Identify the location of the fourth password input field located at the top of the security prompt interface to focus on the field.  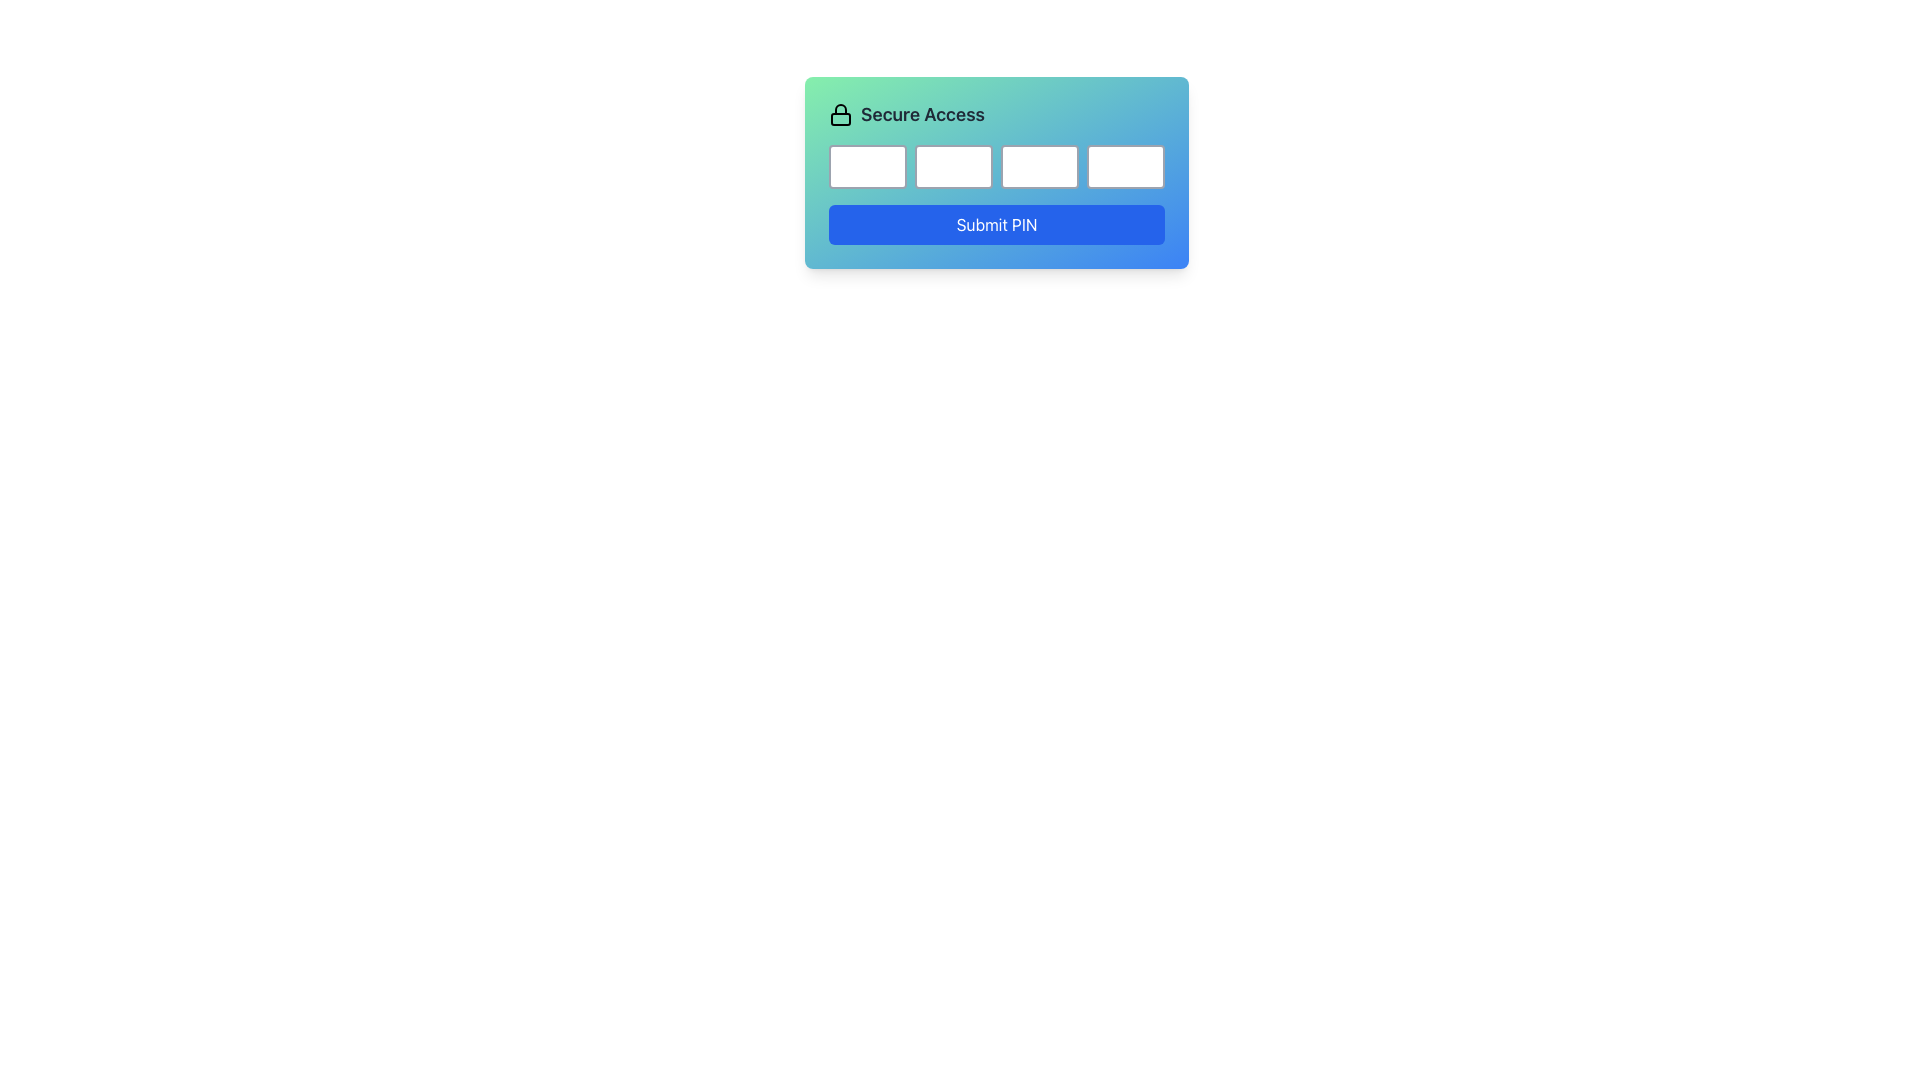
(1126, 165).